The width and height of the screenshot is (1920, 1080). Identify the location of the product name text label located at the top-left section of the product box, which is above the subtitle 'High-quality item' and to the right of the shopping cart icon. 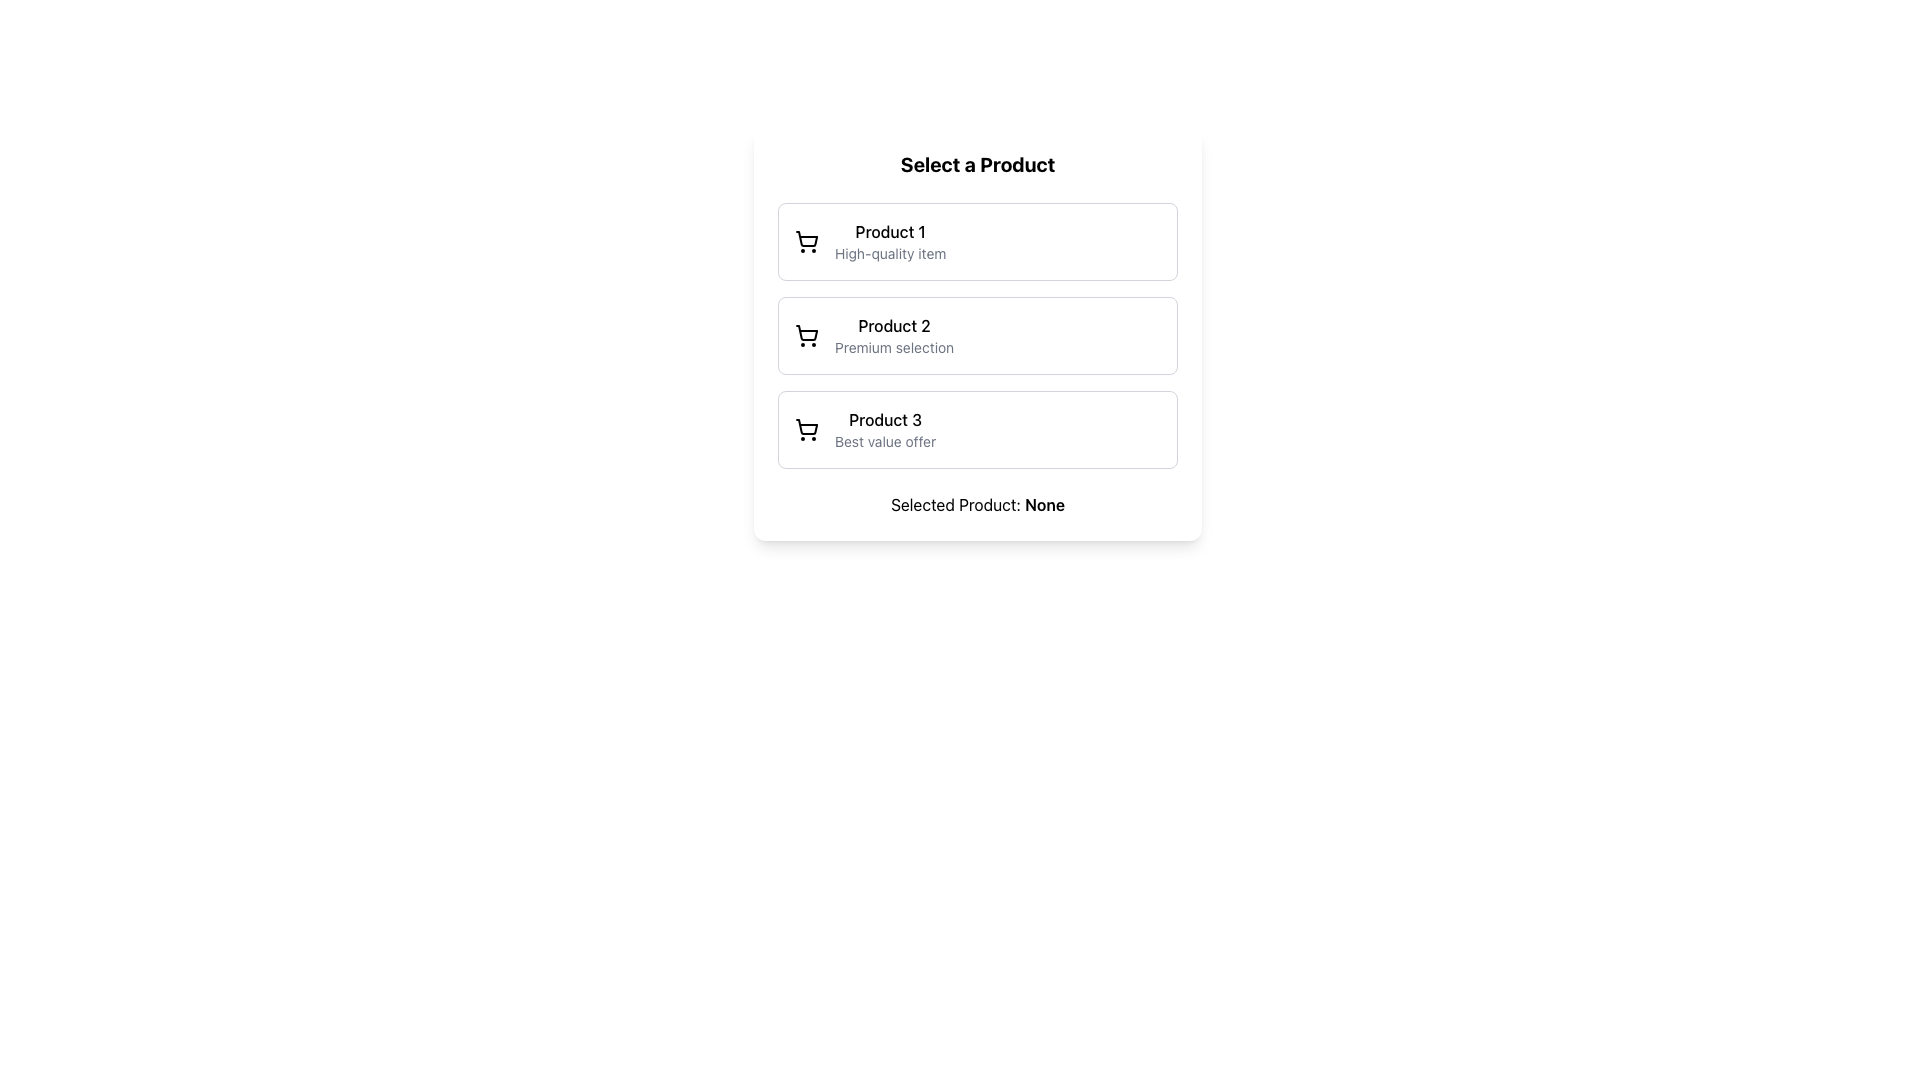
(889, 230).